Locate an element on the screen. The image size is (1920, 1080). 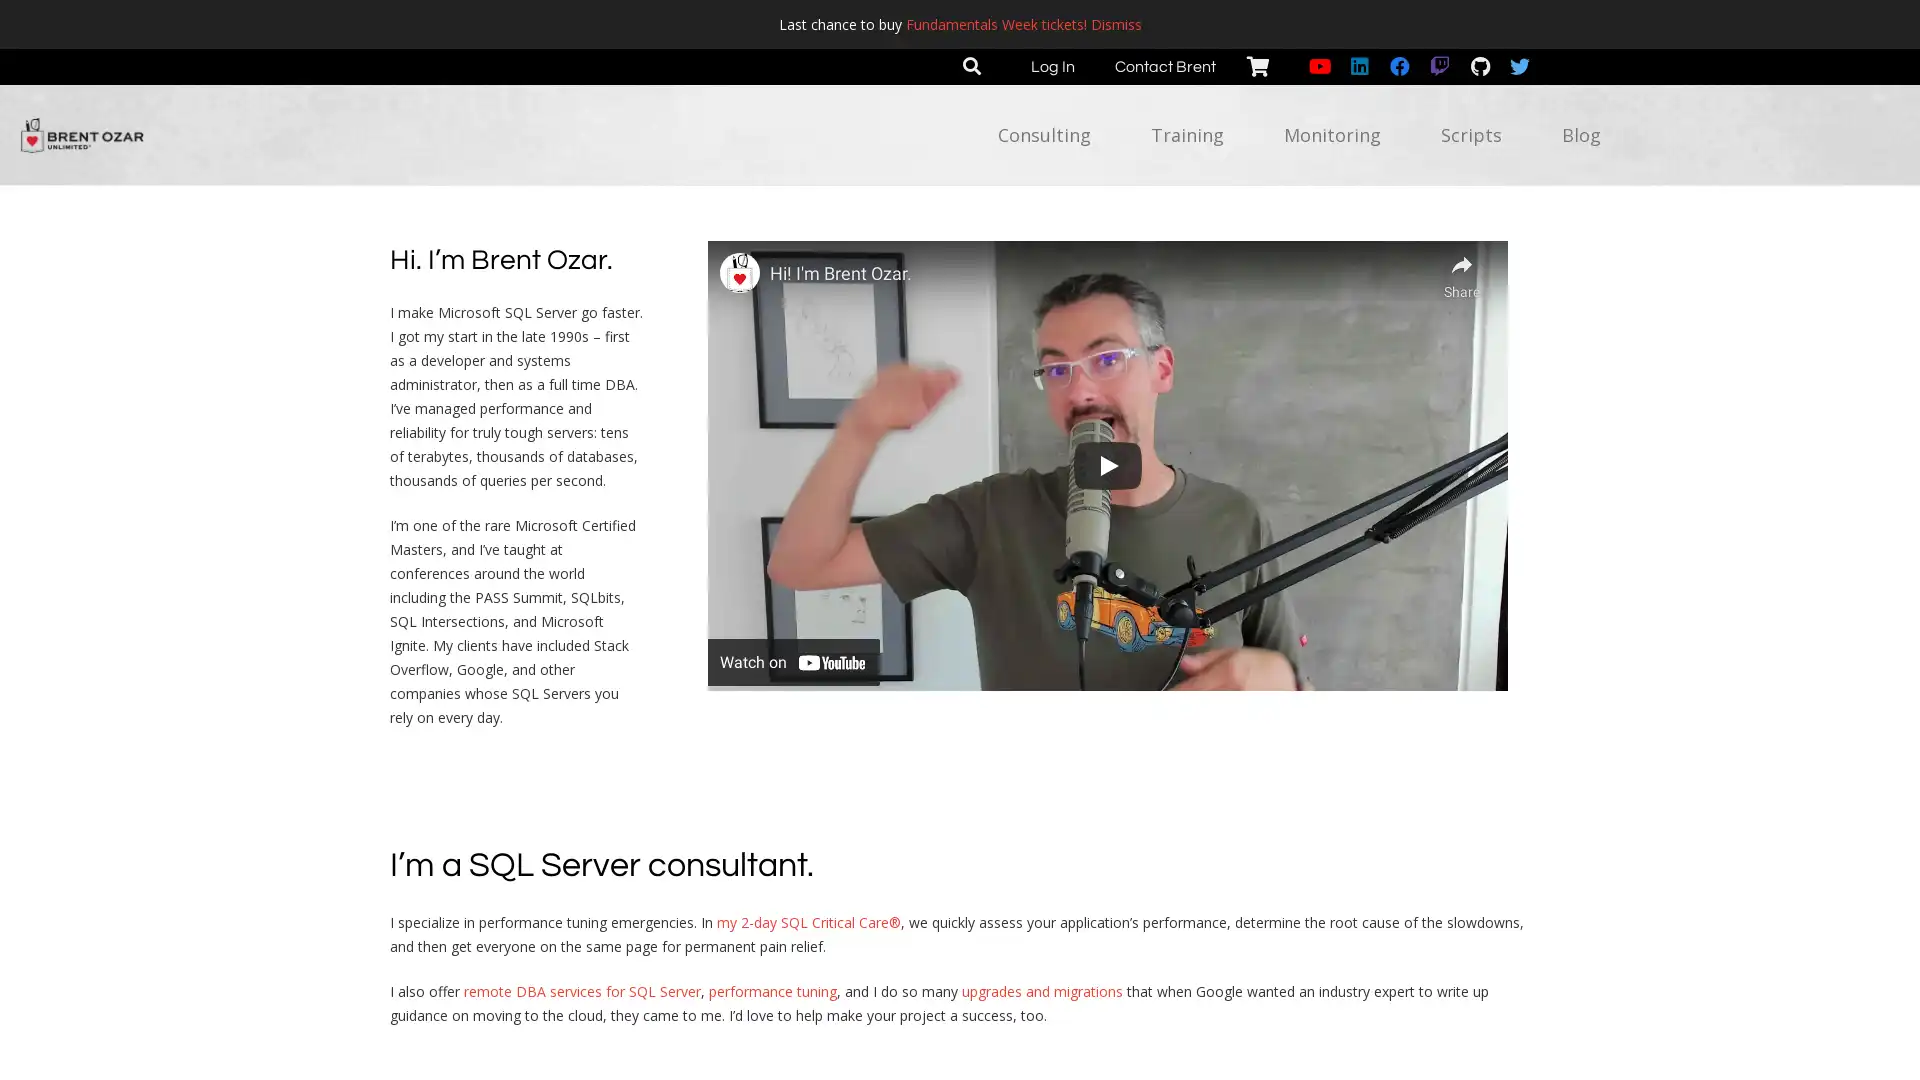
Close is located at coordinates (1534, 48).